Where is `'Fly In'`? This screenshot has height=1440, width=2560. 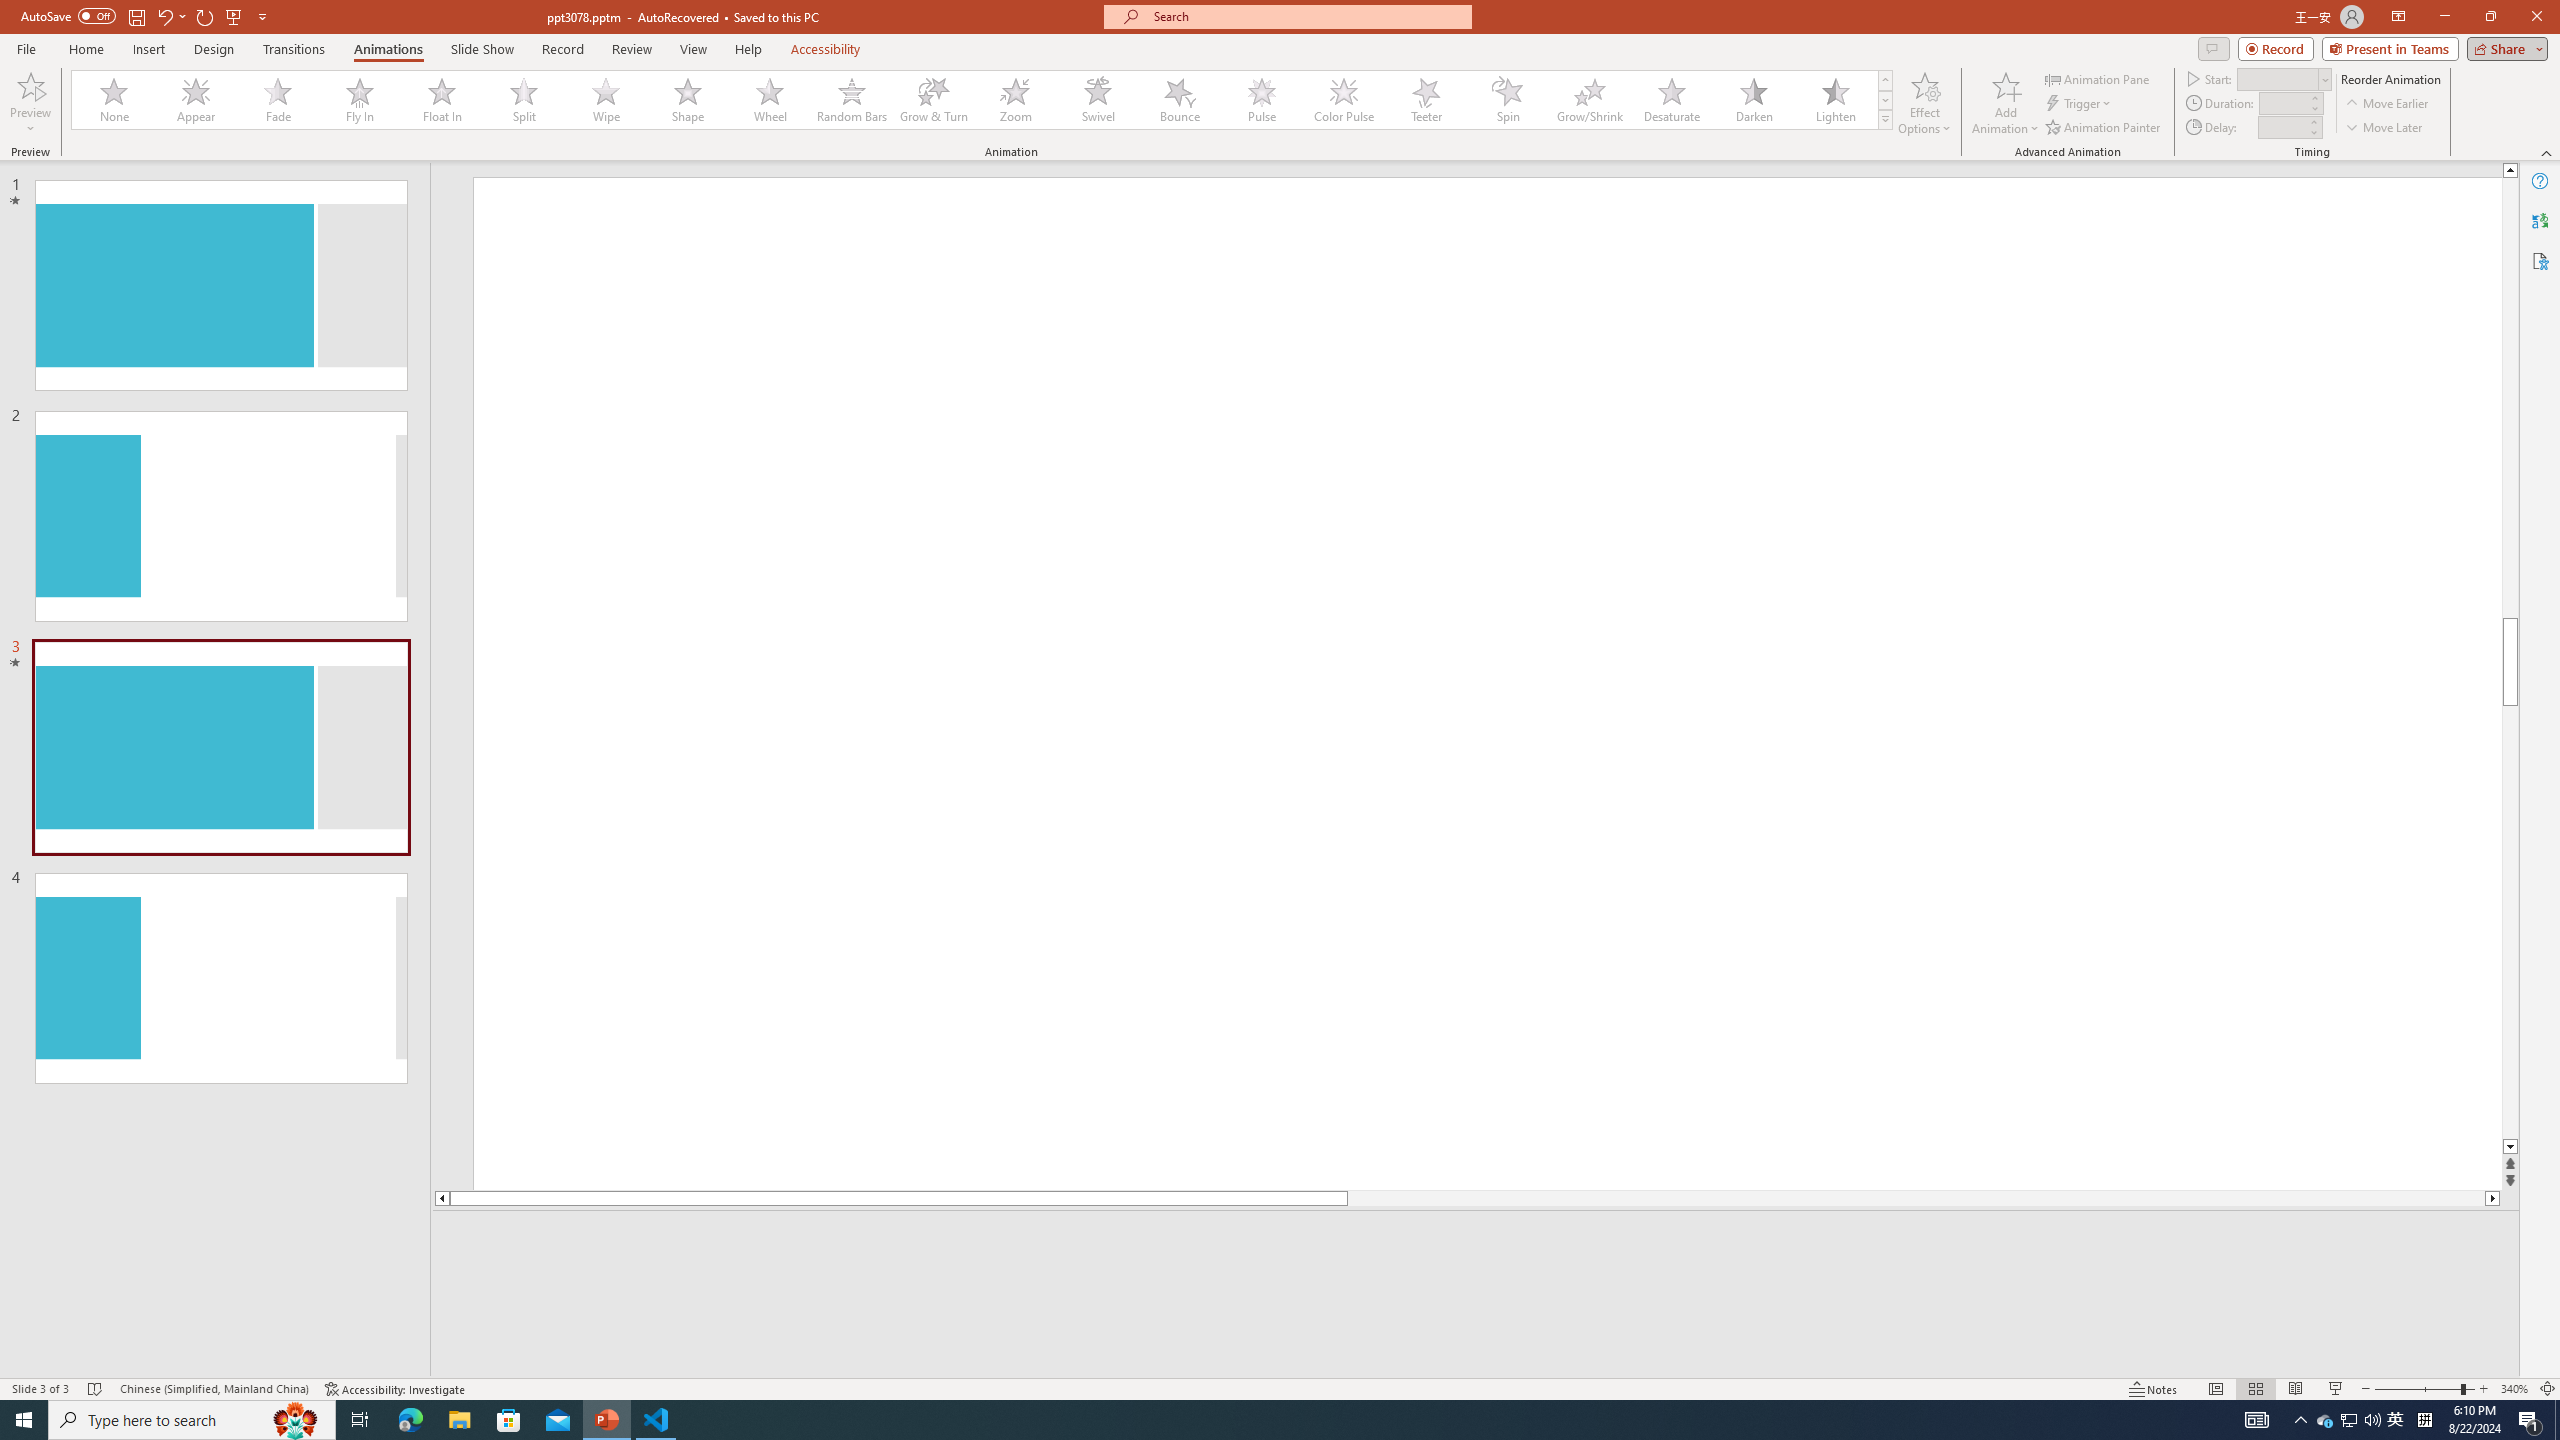
'Fly In' is located at coordinates (359, 99).